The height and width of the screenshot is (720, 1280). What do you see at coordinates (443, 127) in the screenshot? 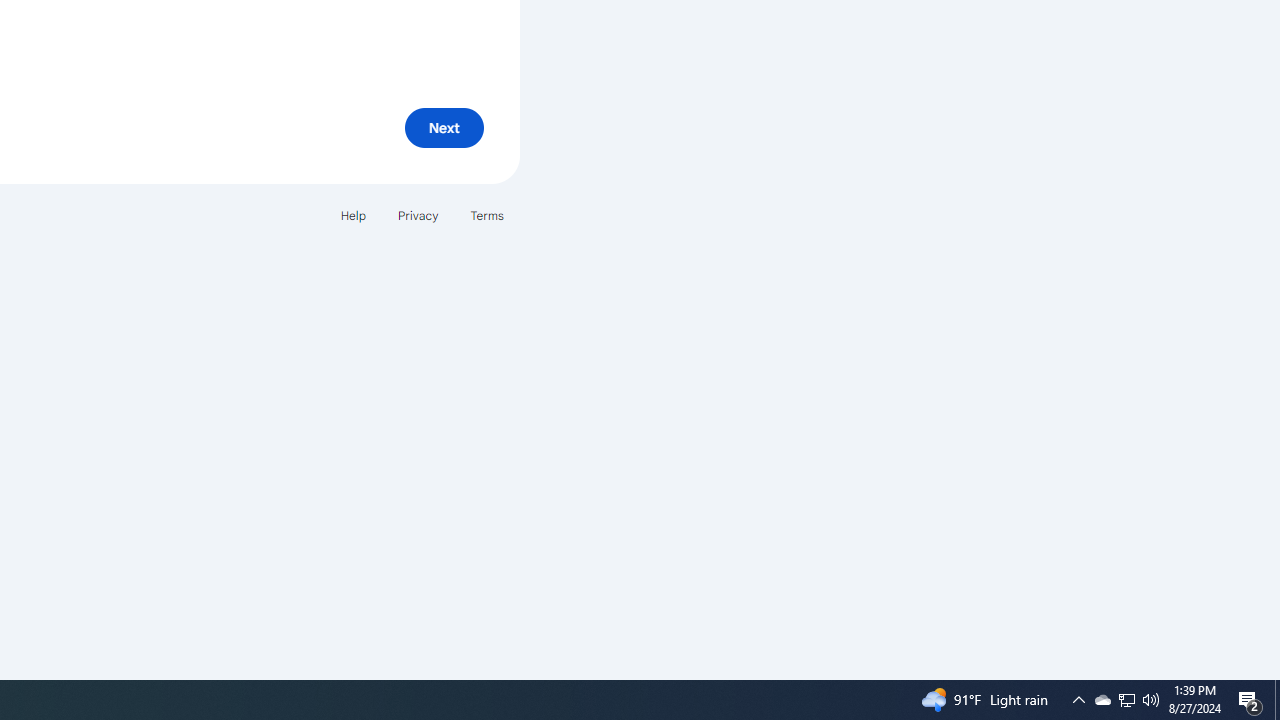
I see `'Next'` at bounding box center [443, 127].